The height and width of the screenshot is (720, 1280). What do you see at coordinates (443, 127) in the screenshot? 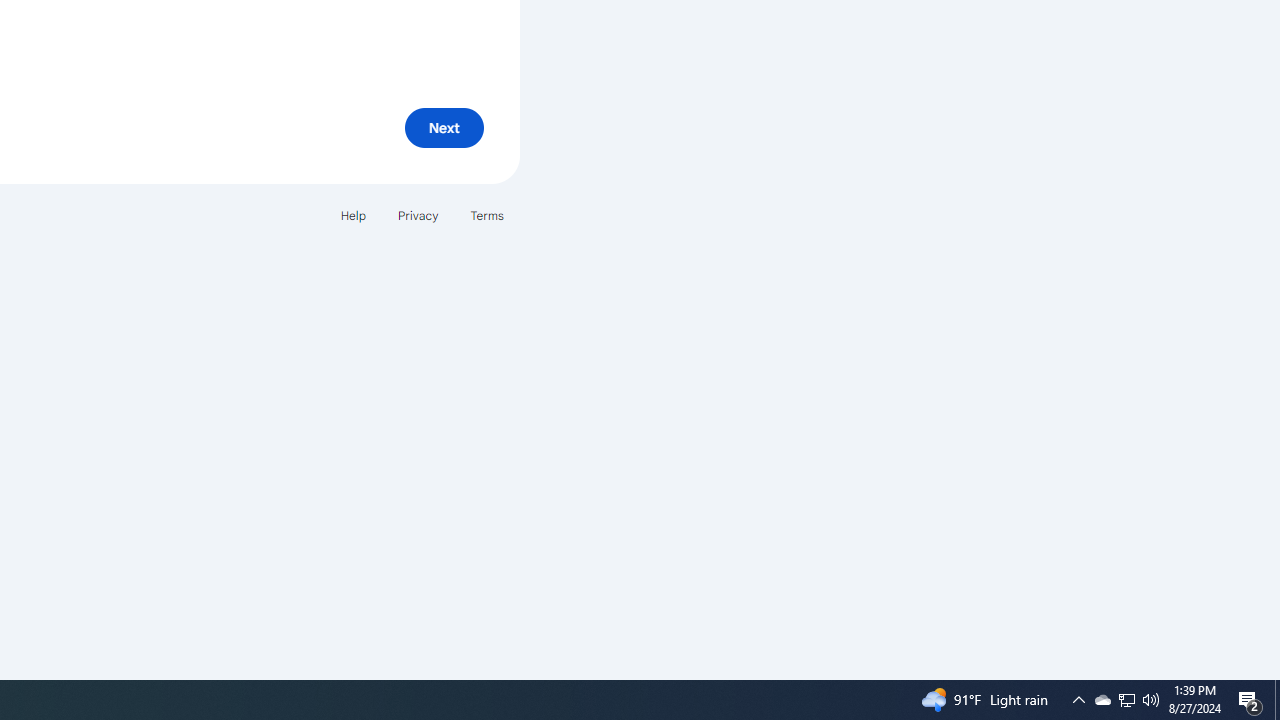
I see `'Next'` at bounding box center [443, 127].